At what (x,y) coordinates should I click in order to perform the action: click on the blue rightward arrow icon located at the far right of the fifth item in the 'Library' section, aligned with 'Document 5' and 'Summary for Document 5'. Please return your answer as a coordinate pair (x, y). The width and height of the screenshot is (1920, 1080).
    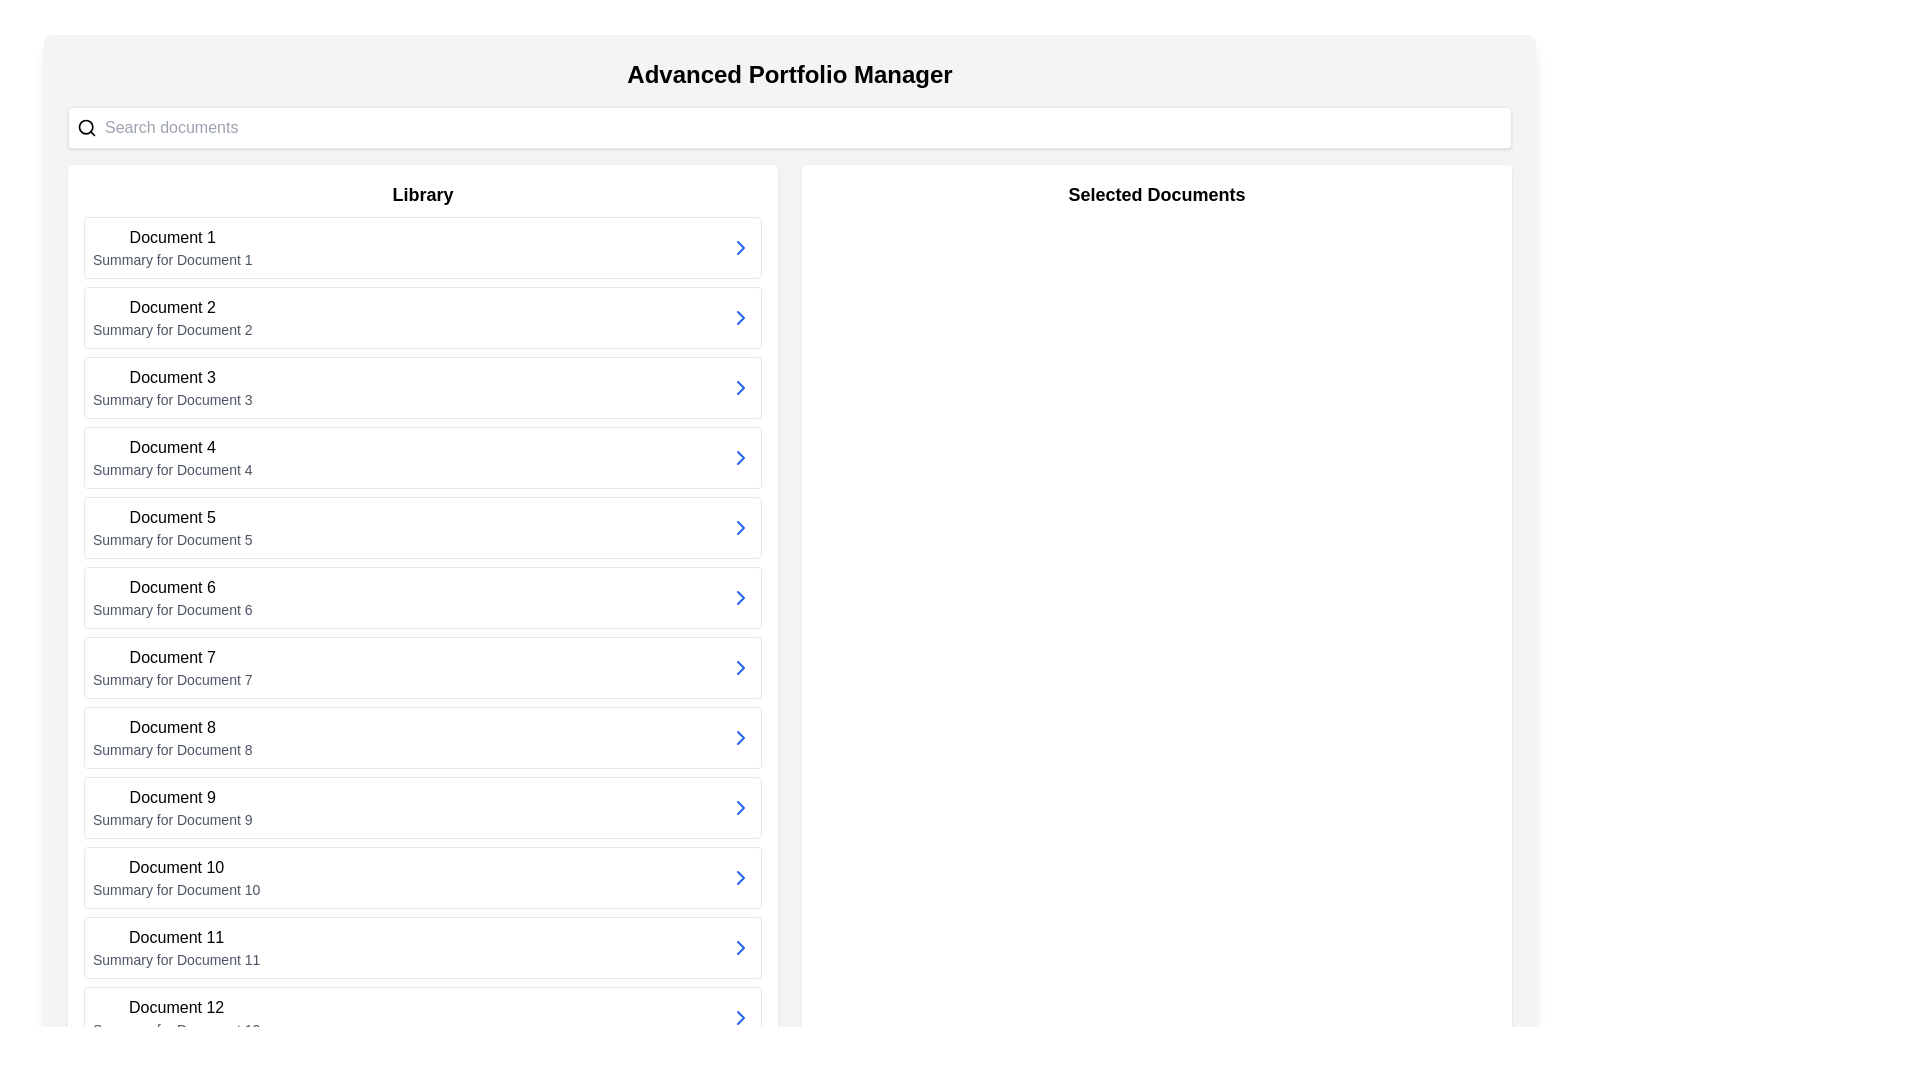
    Looking at the image, I should click on (739, 527).